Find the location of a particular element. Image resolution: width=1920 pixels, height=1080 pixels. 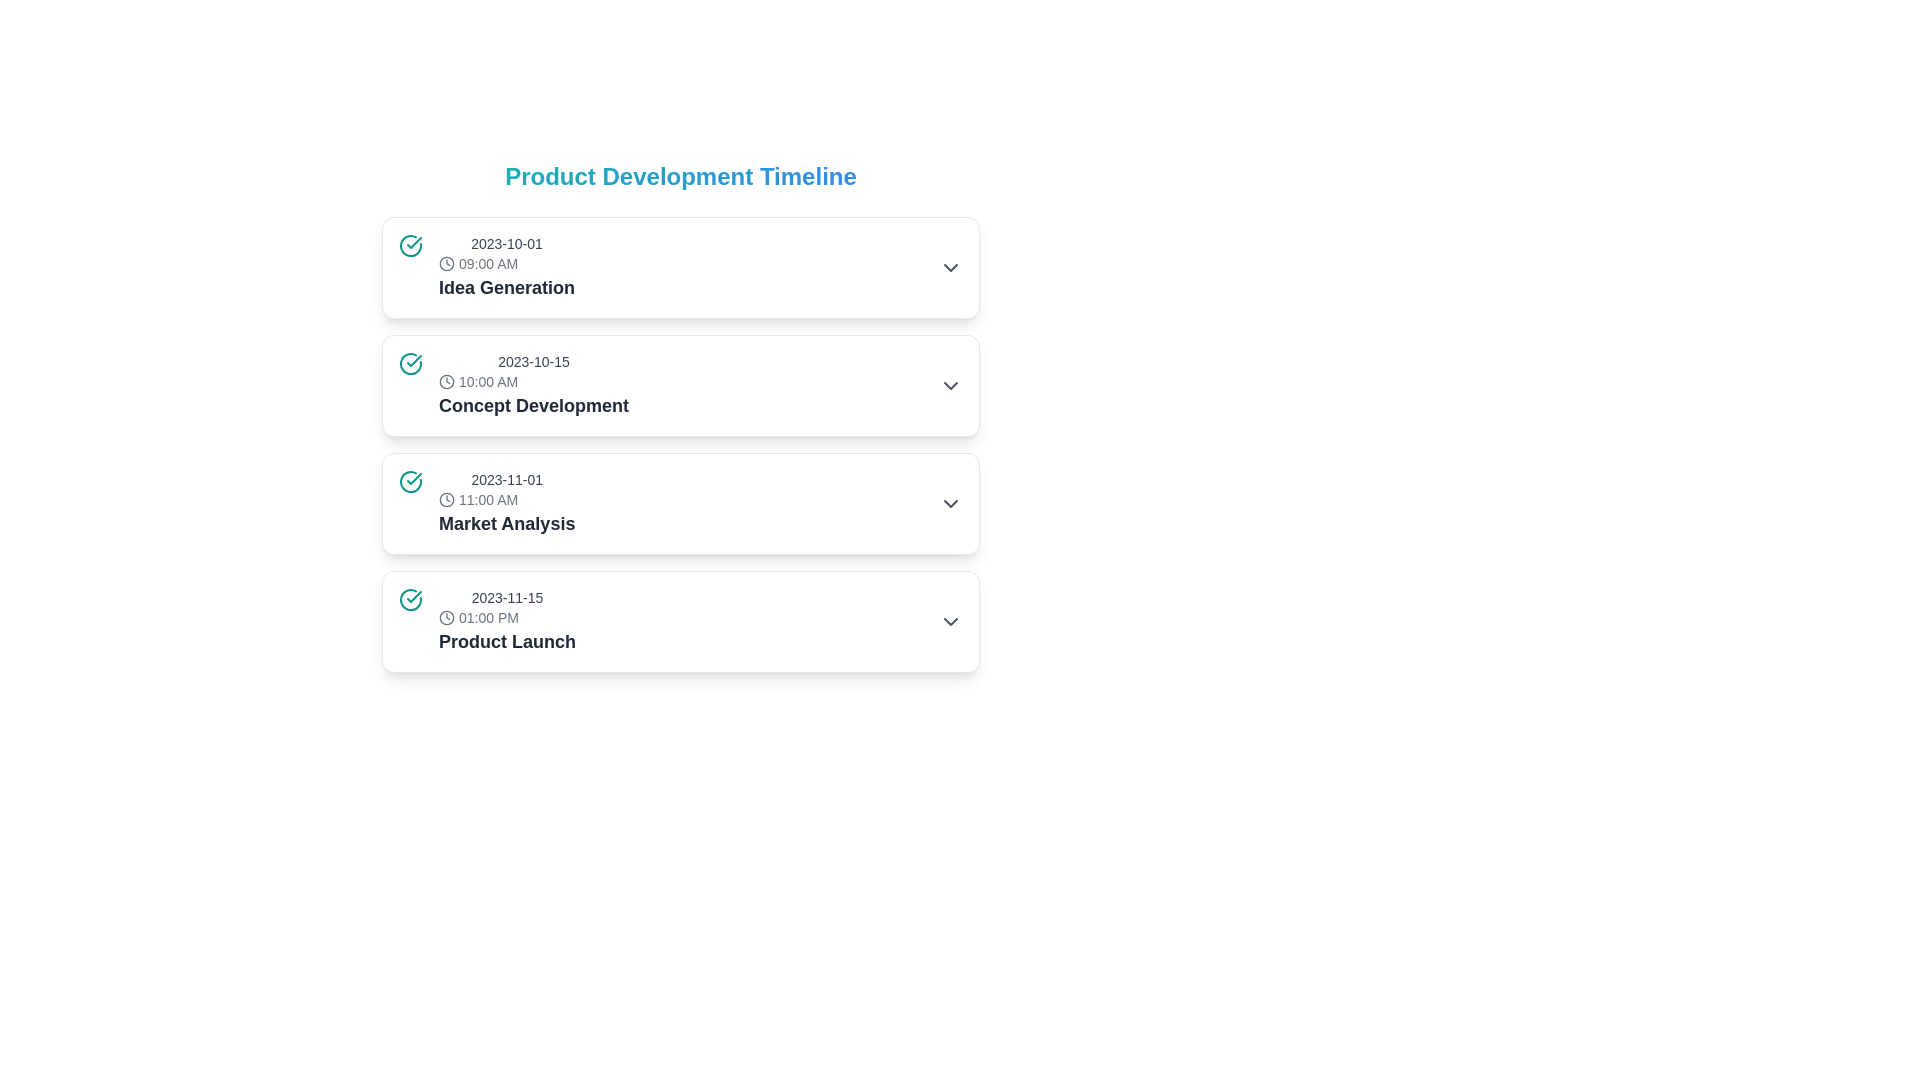

static text content describing the phase or activity in the timeline for the date '2023-10-15' and time '10:00 AM', which is centrally located in the second block of the timeline layout is located at coordinates (533, 405).